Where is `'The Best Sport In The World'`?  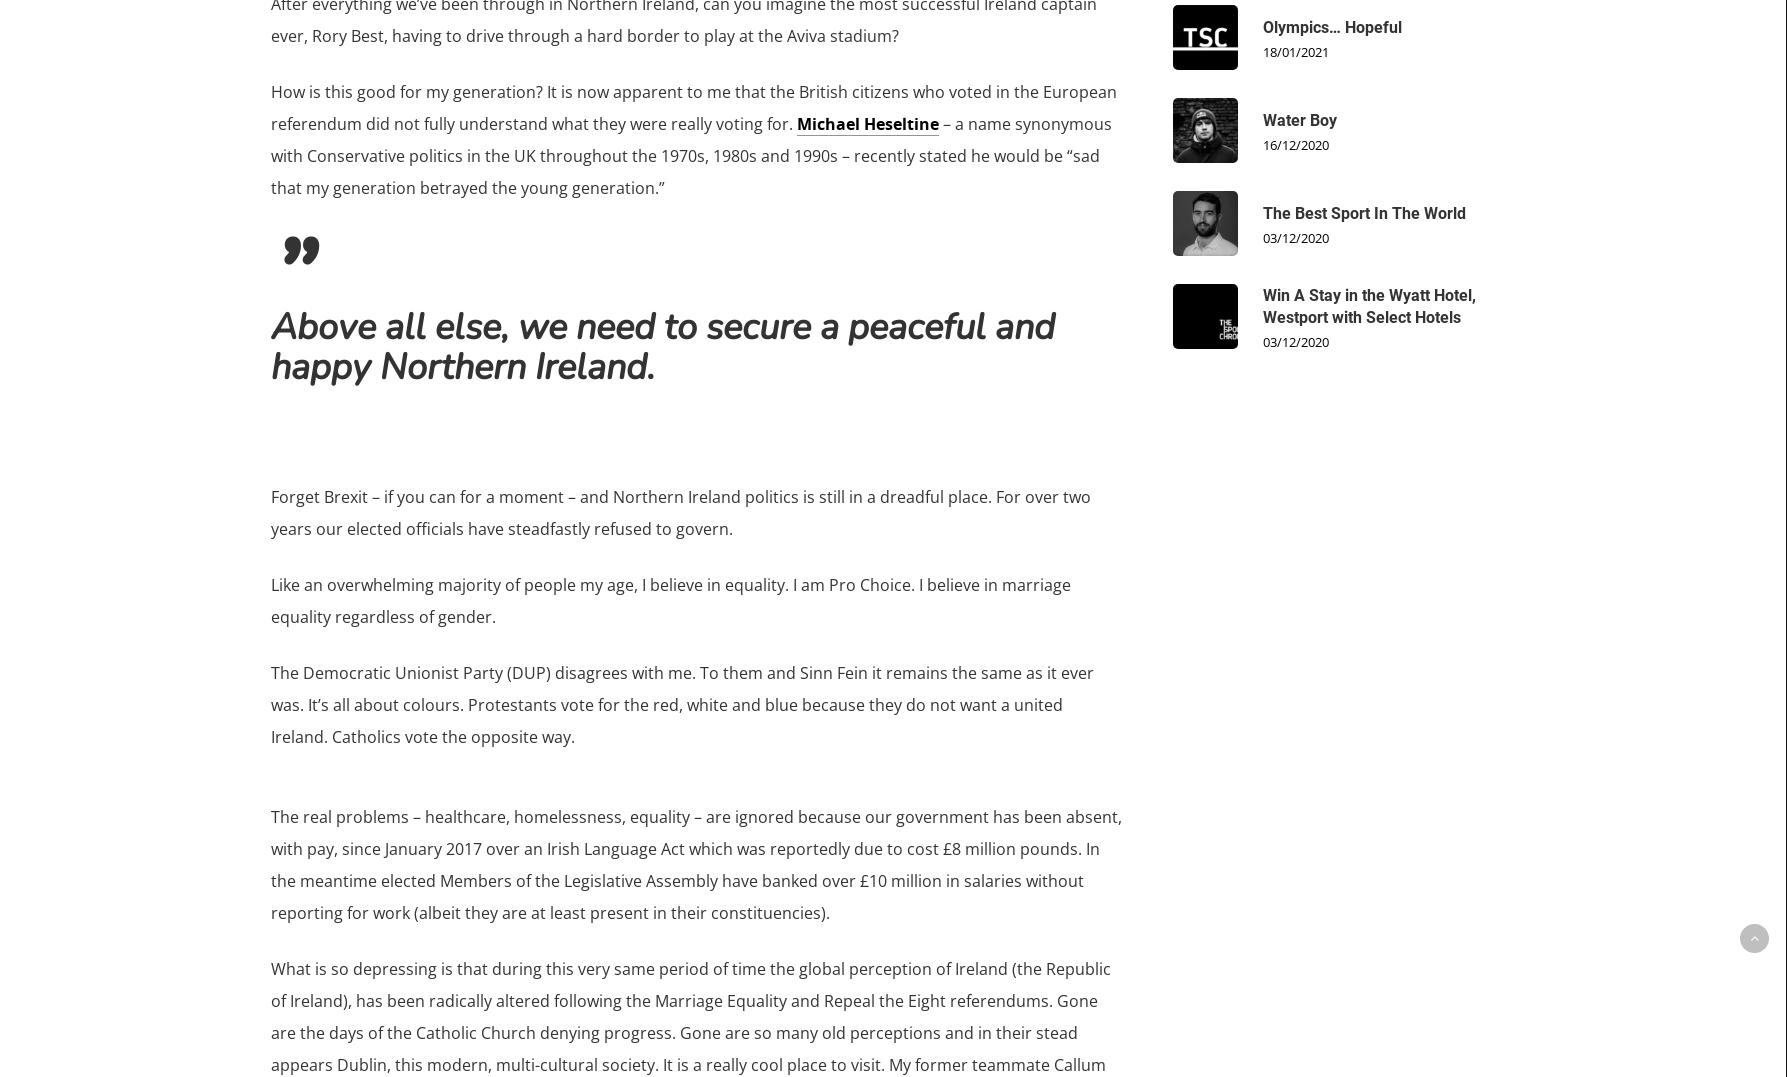 'The Best Sport In The World' is located at coordinates (1363, 212).